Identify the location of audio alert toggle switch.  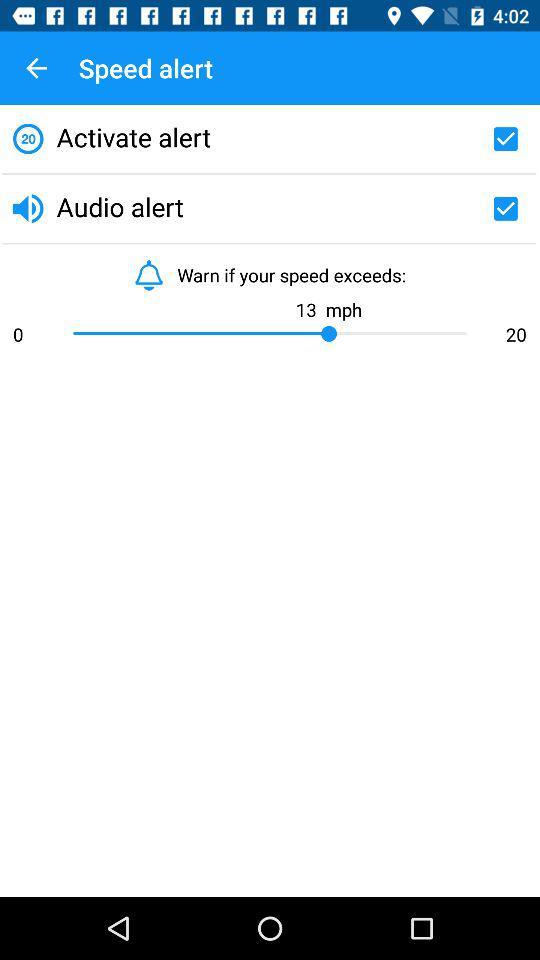
(504, 208).